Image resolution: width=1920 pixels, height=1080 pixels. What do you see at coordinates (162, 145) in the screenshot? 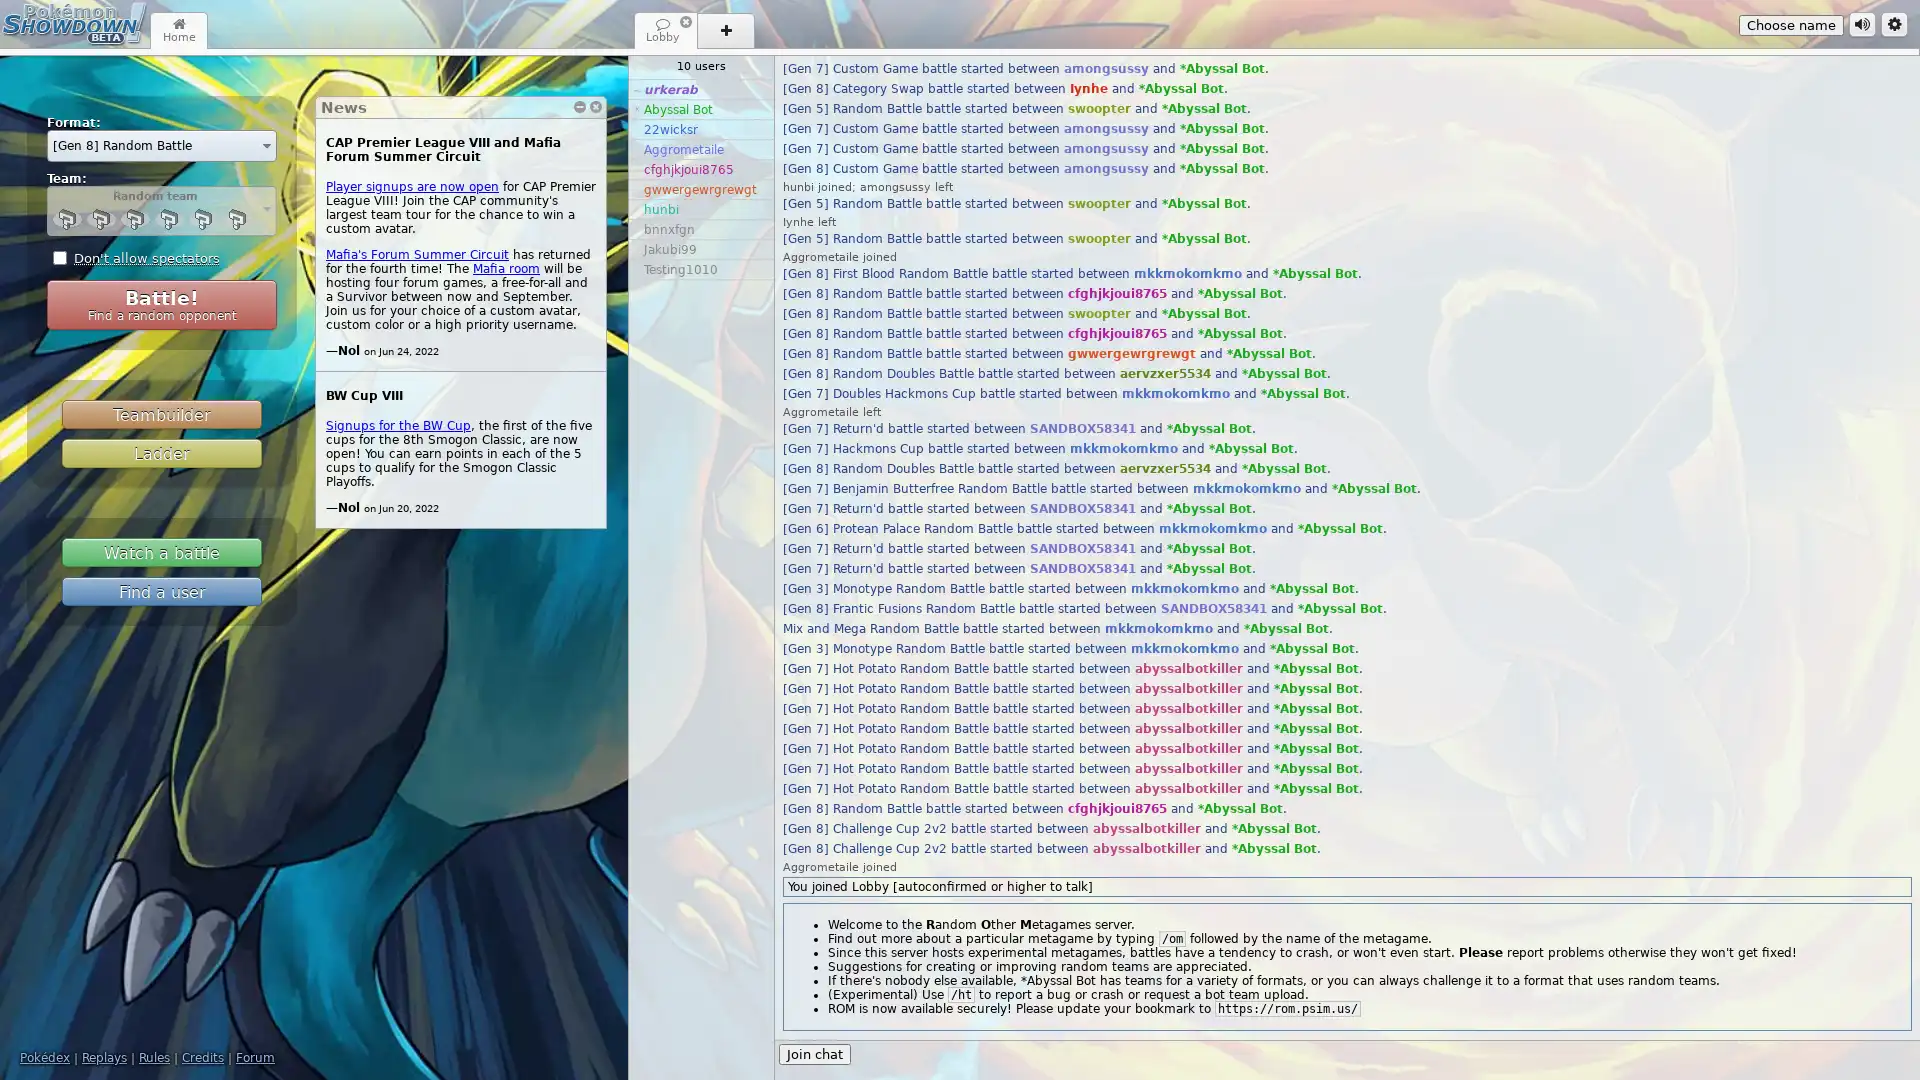
I see `[Gen 8] Random Battle` at bounding box center [162, 145].